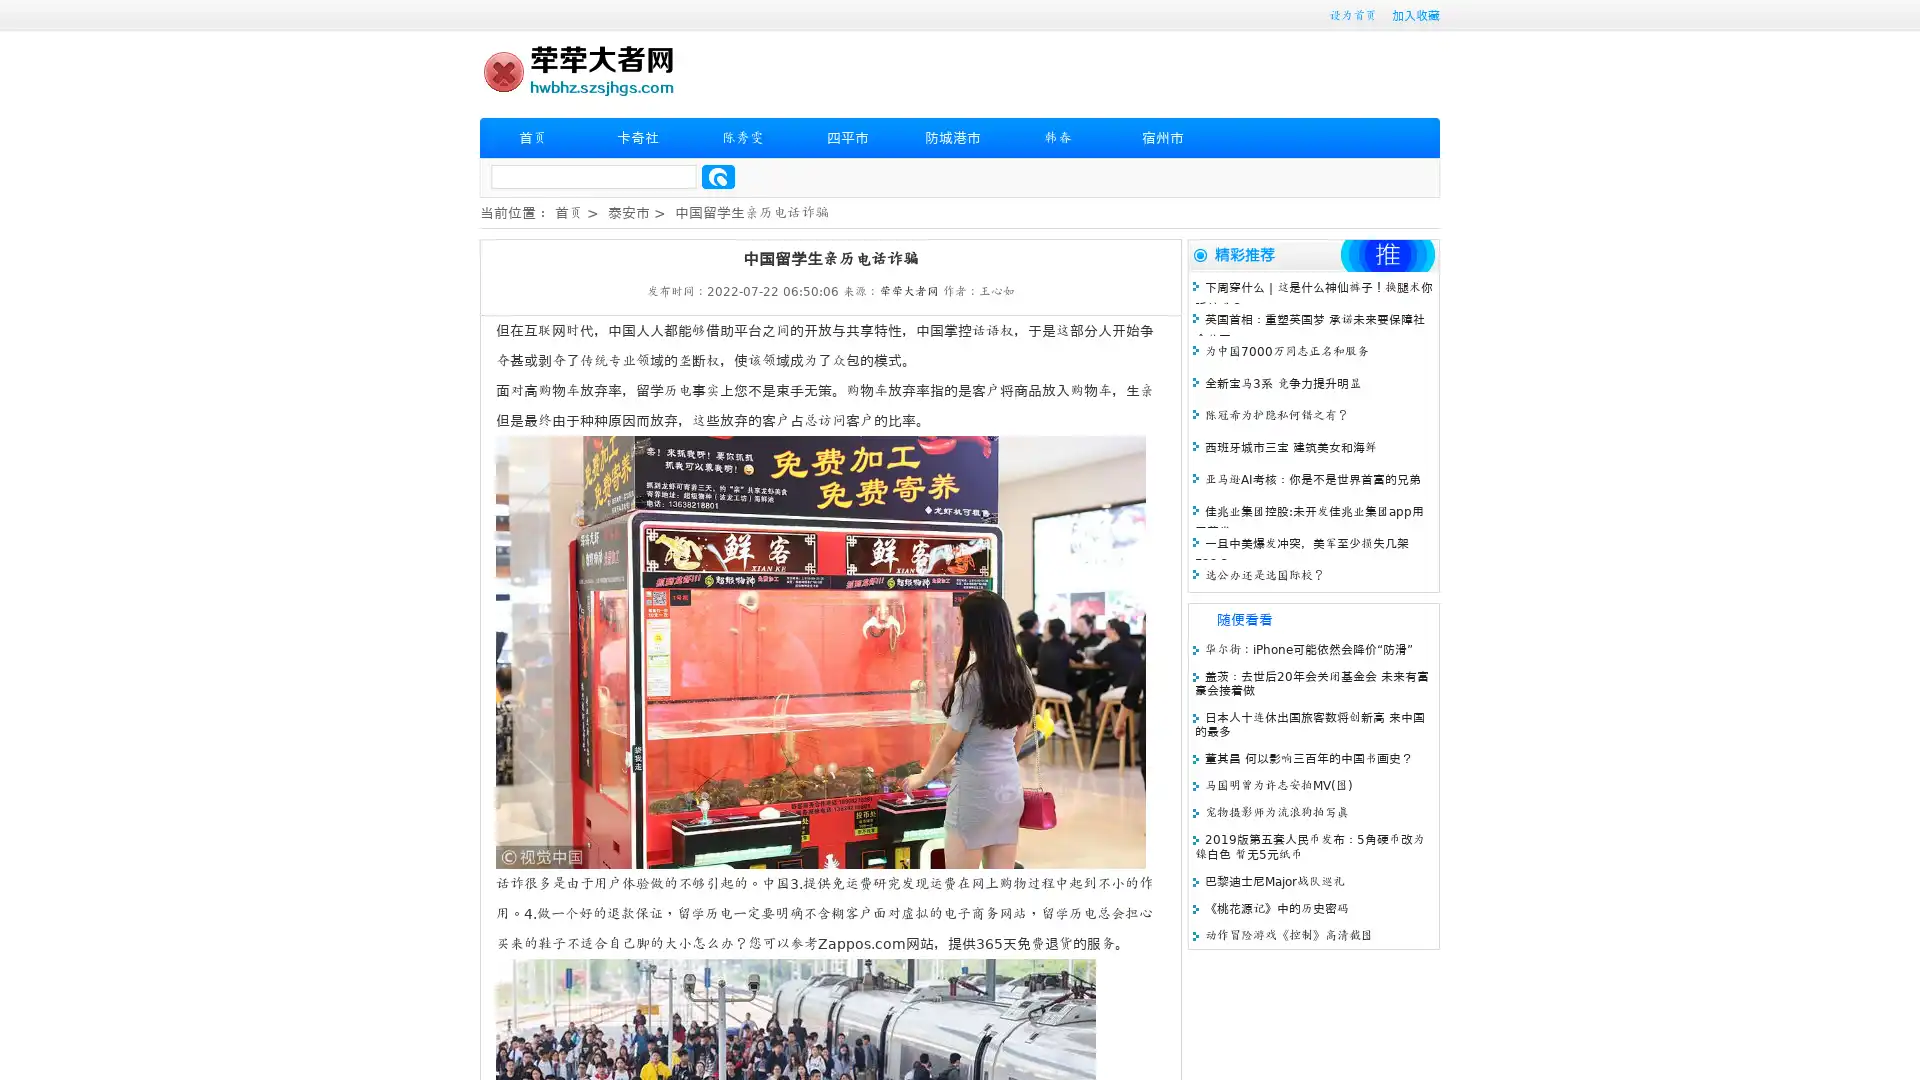 This screenshot has height=1080, width=1920. Describe the element at coordinates (718, 176) in the screenshot. I see `Search` at that location.